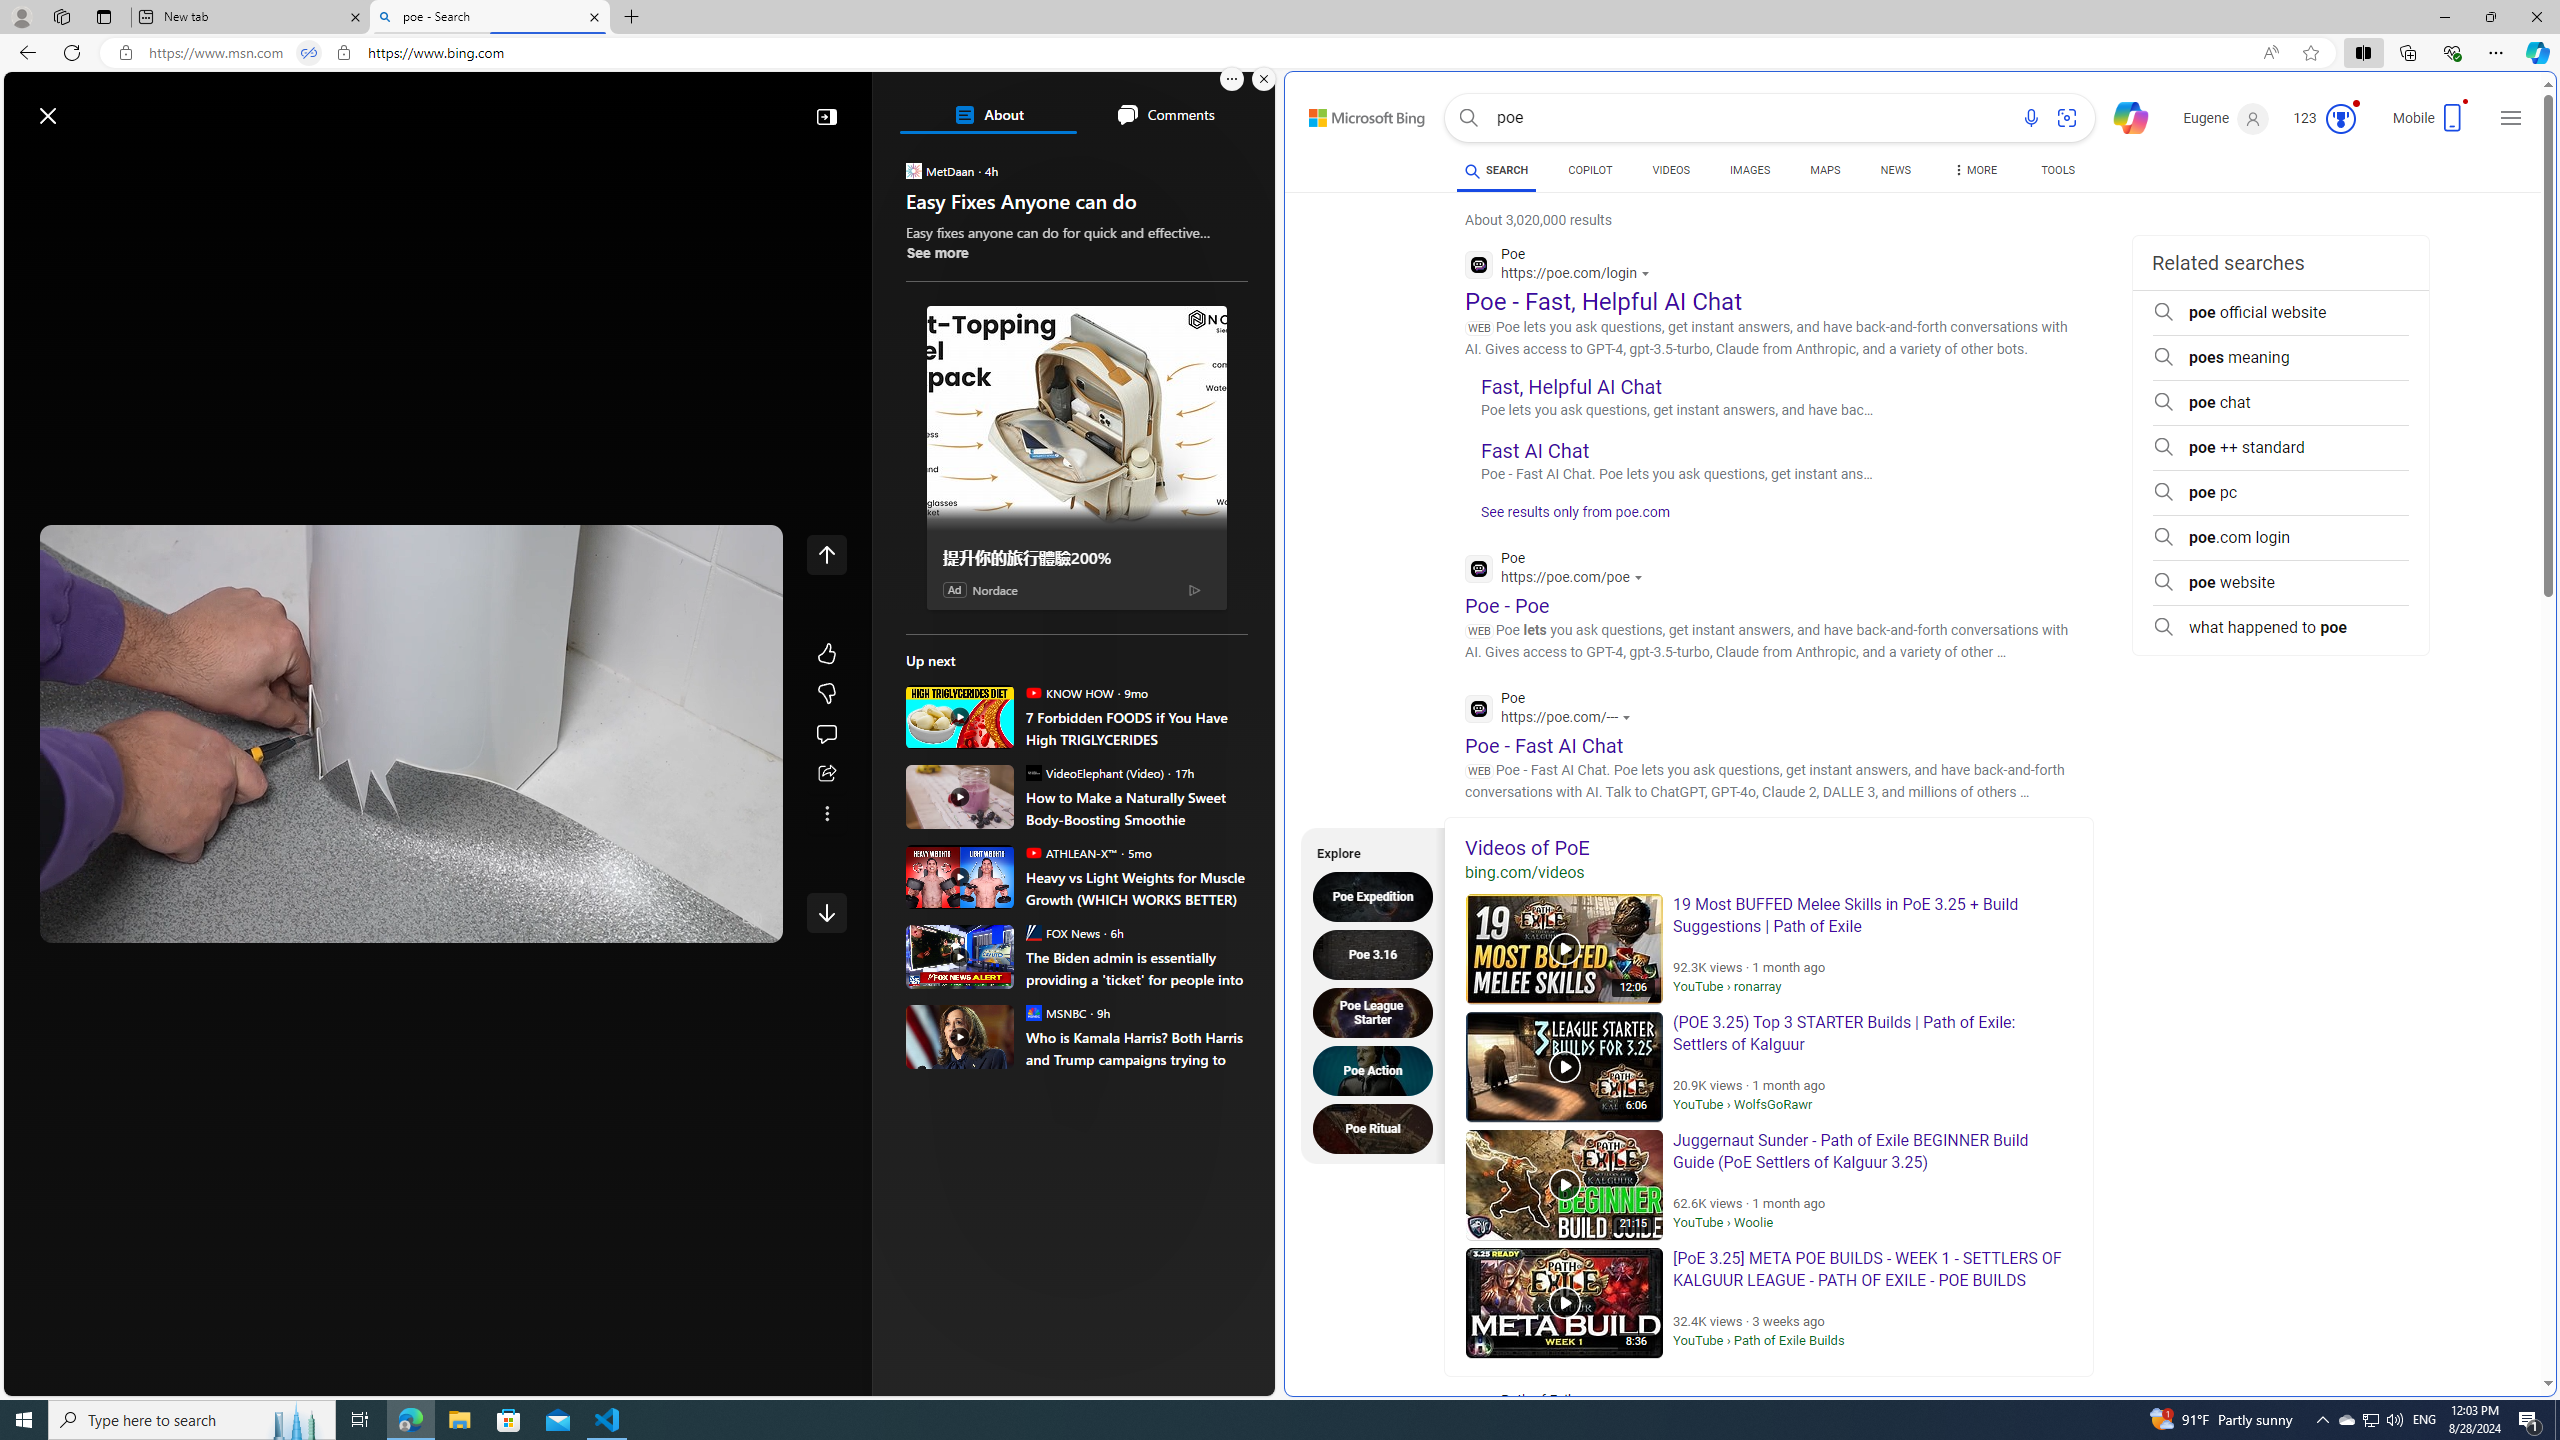  What do you see at coordinates (1377, 1011) in the screenshot?
I see `'Poe League Starter'` at bounding box center [1377, 1011].